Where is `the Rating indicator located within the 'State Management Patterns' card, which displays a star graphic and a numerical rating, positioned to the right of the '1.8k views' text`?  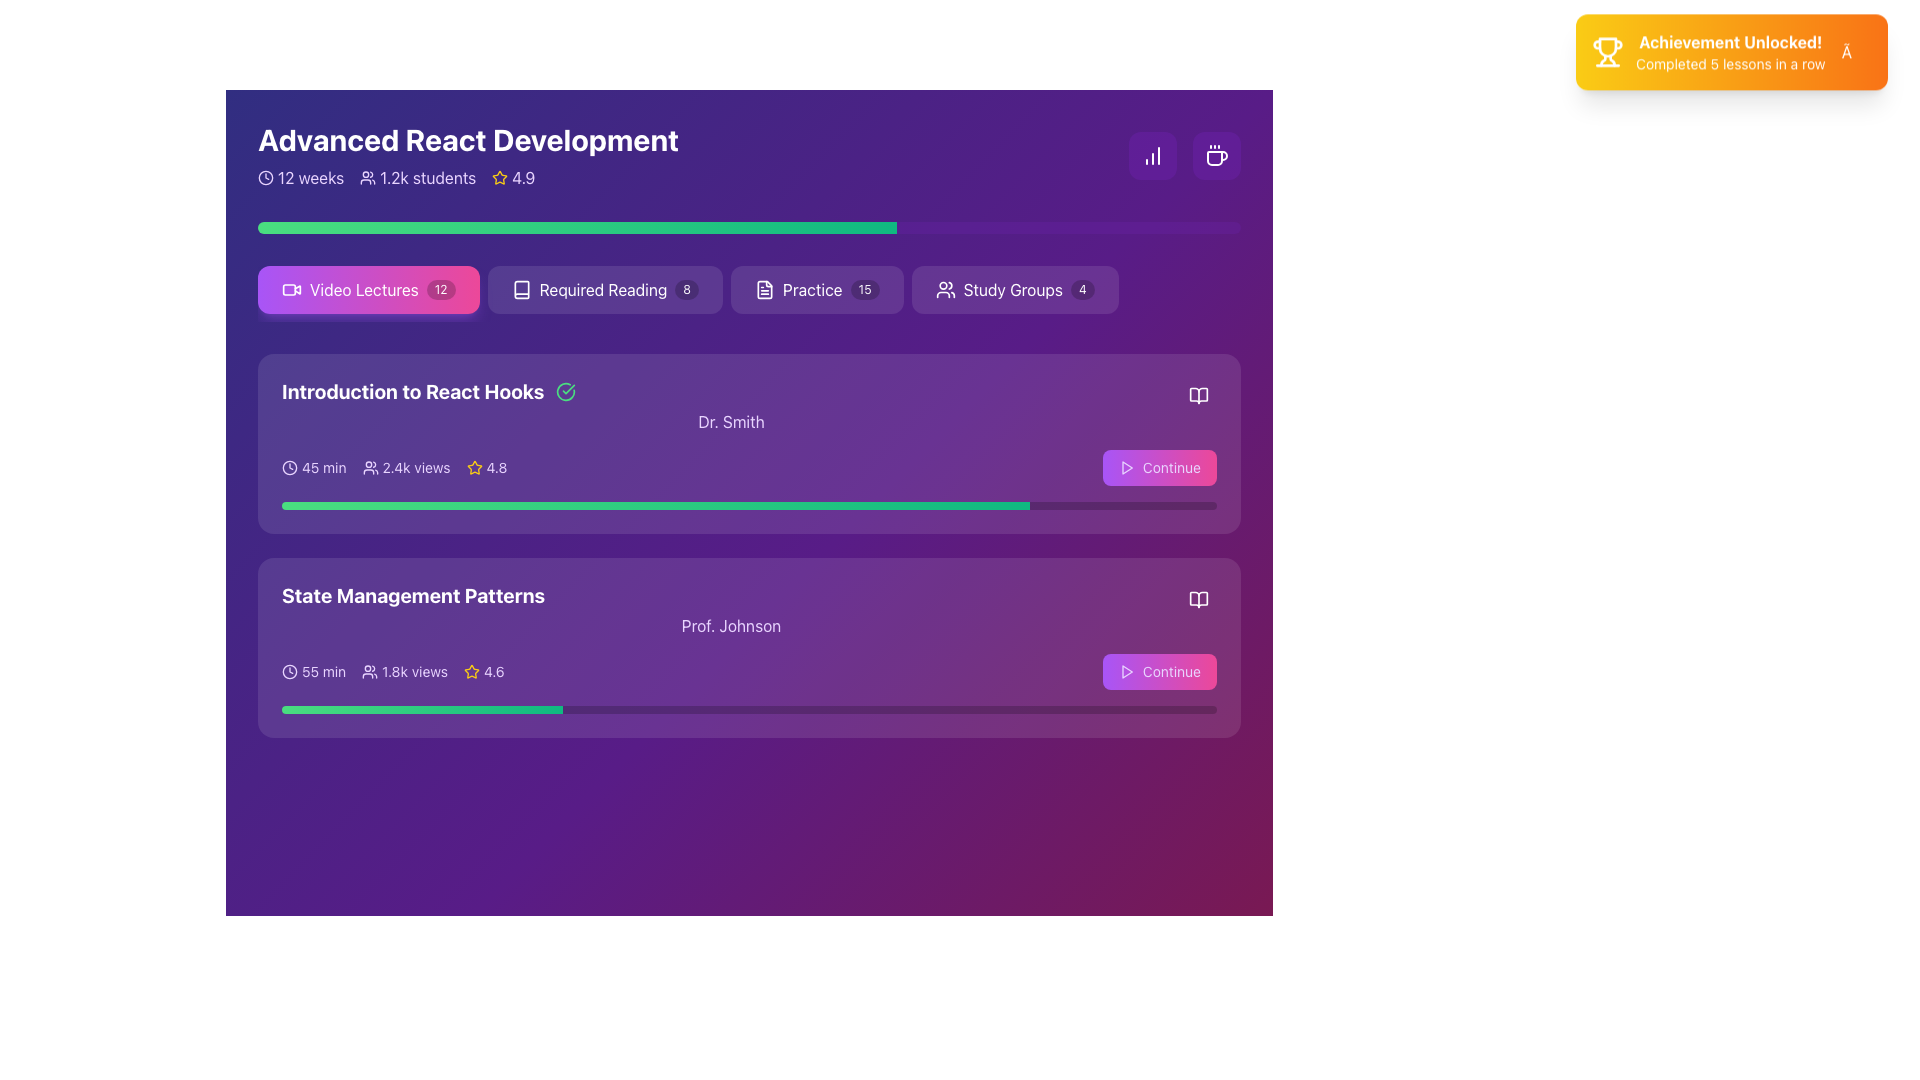
the Rating indicator located within the 'State Management Patterns' card, which displays a star graphic and a numerical rating, positioned to the right of the '1.8k views' text is located at coordinates (484, 671).